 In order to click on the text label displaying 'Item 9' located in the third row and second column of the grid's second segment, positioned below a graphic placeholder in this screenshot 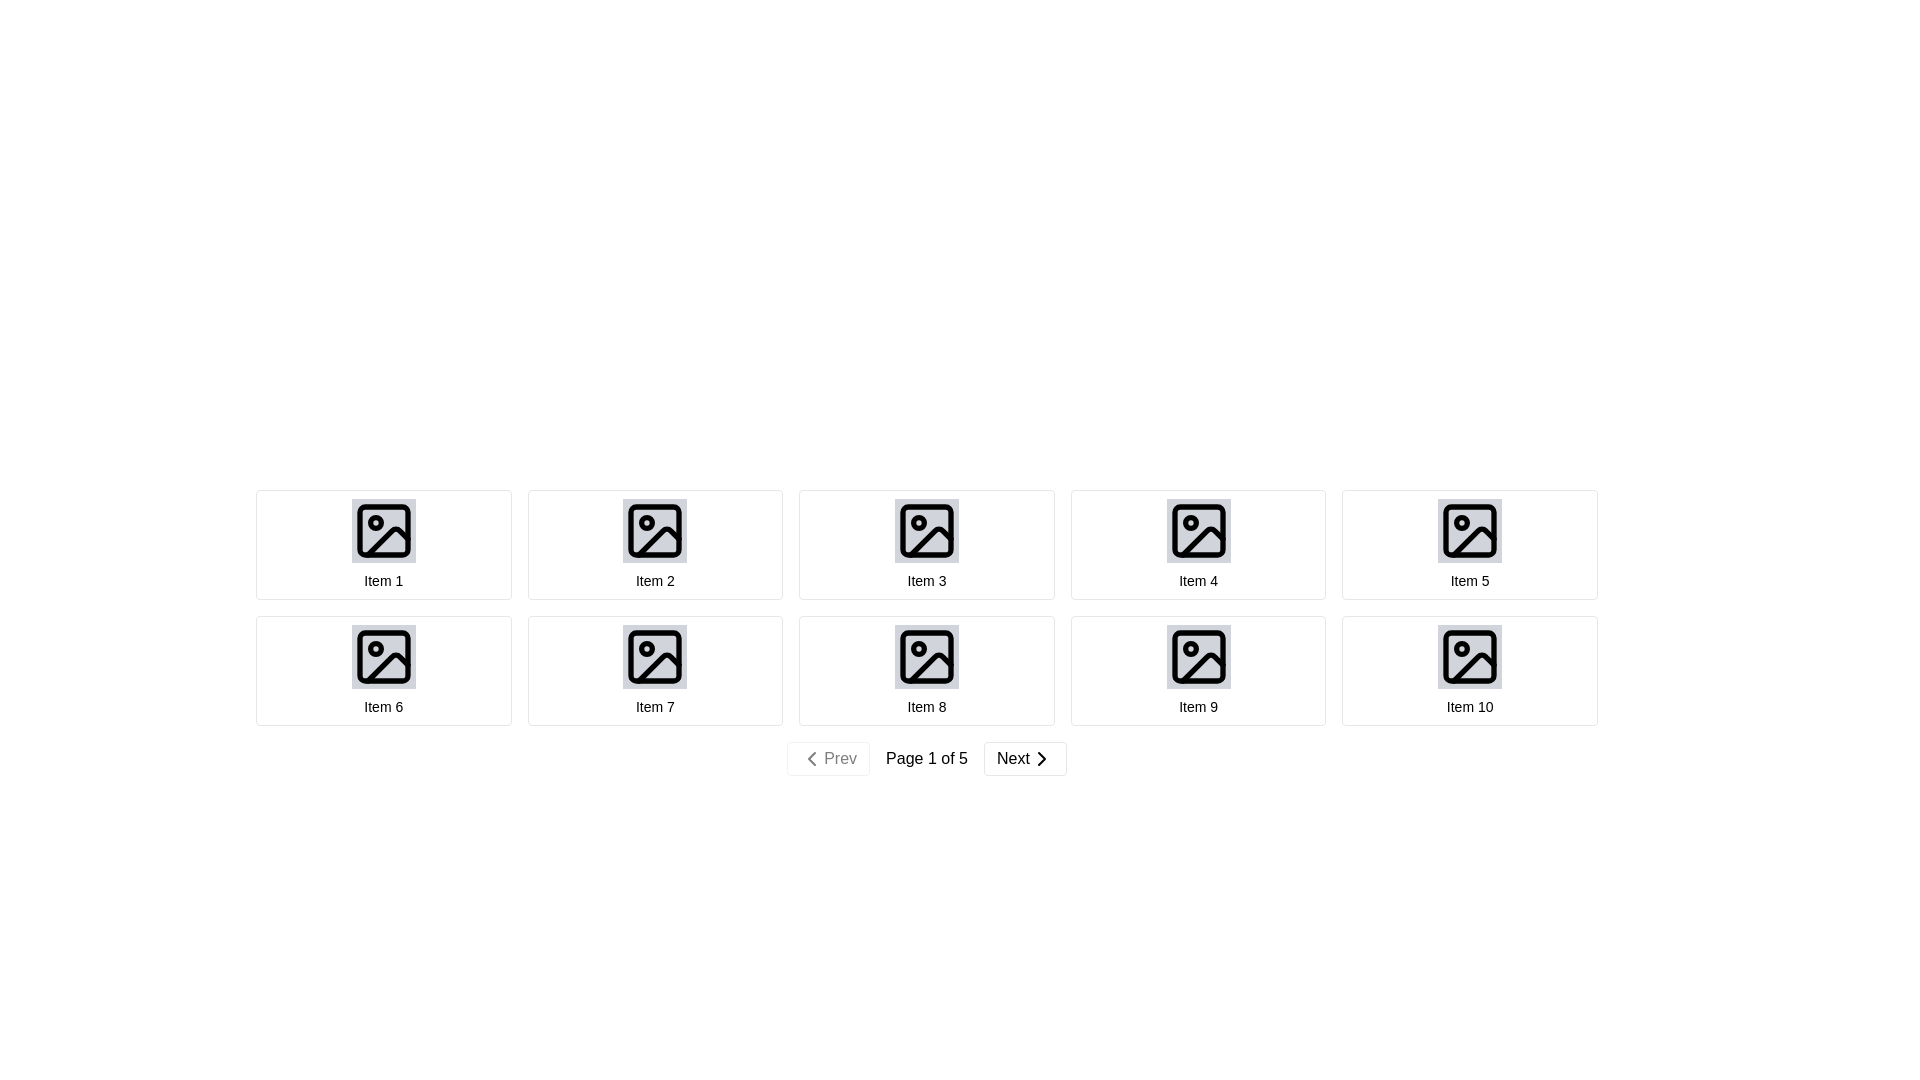, I will do `click(1198, 705)`.